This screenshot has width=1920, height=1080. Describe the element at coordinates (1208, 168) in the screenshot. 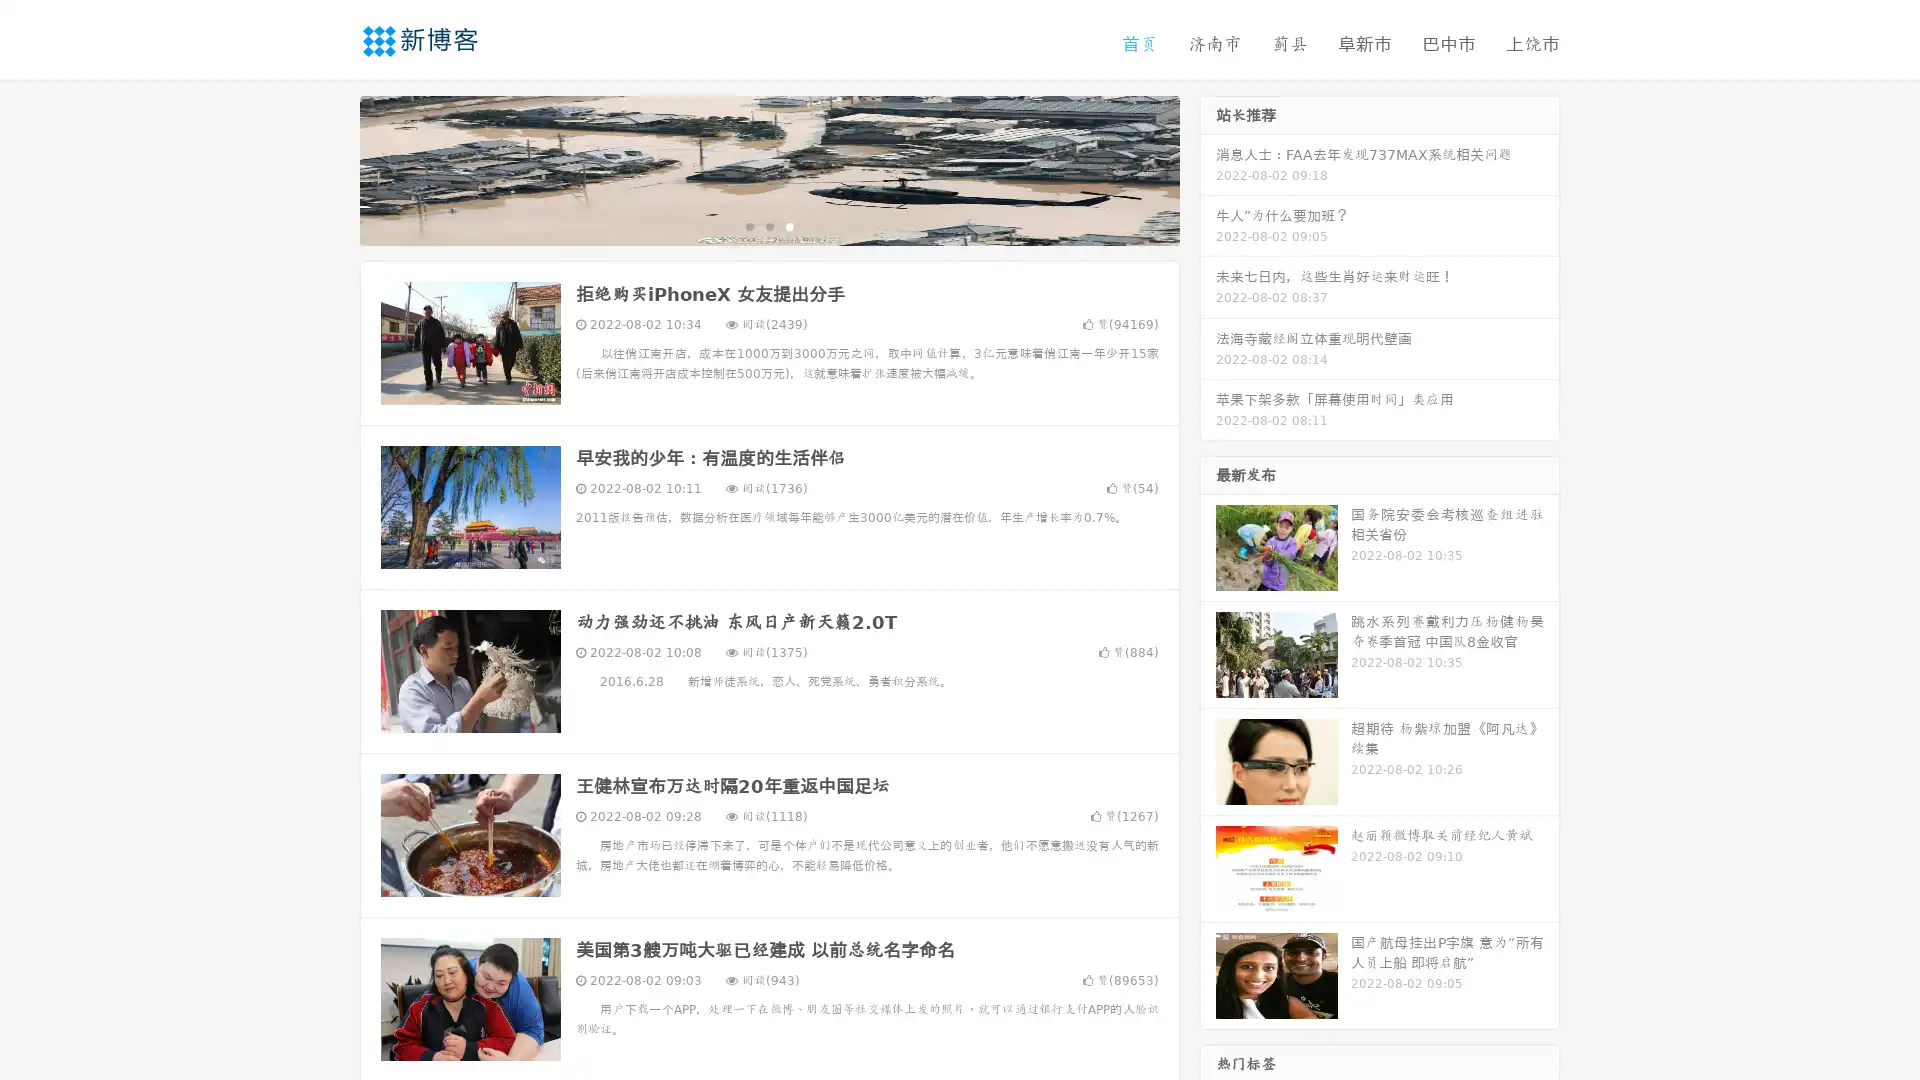

I see `Next slide` at that location.